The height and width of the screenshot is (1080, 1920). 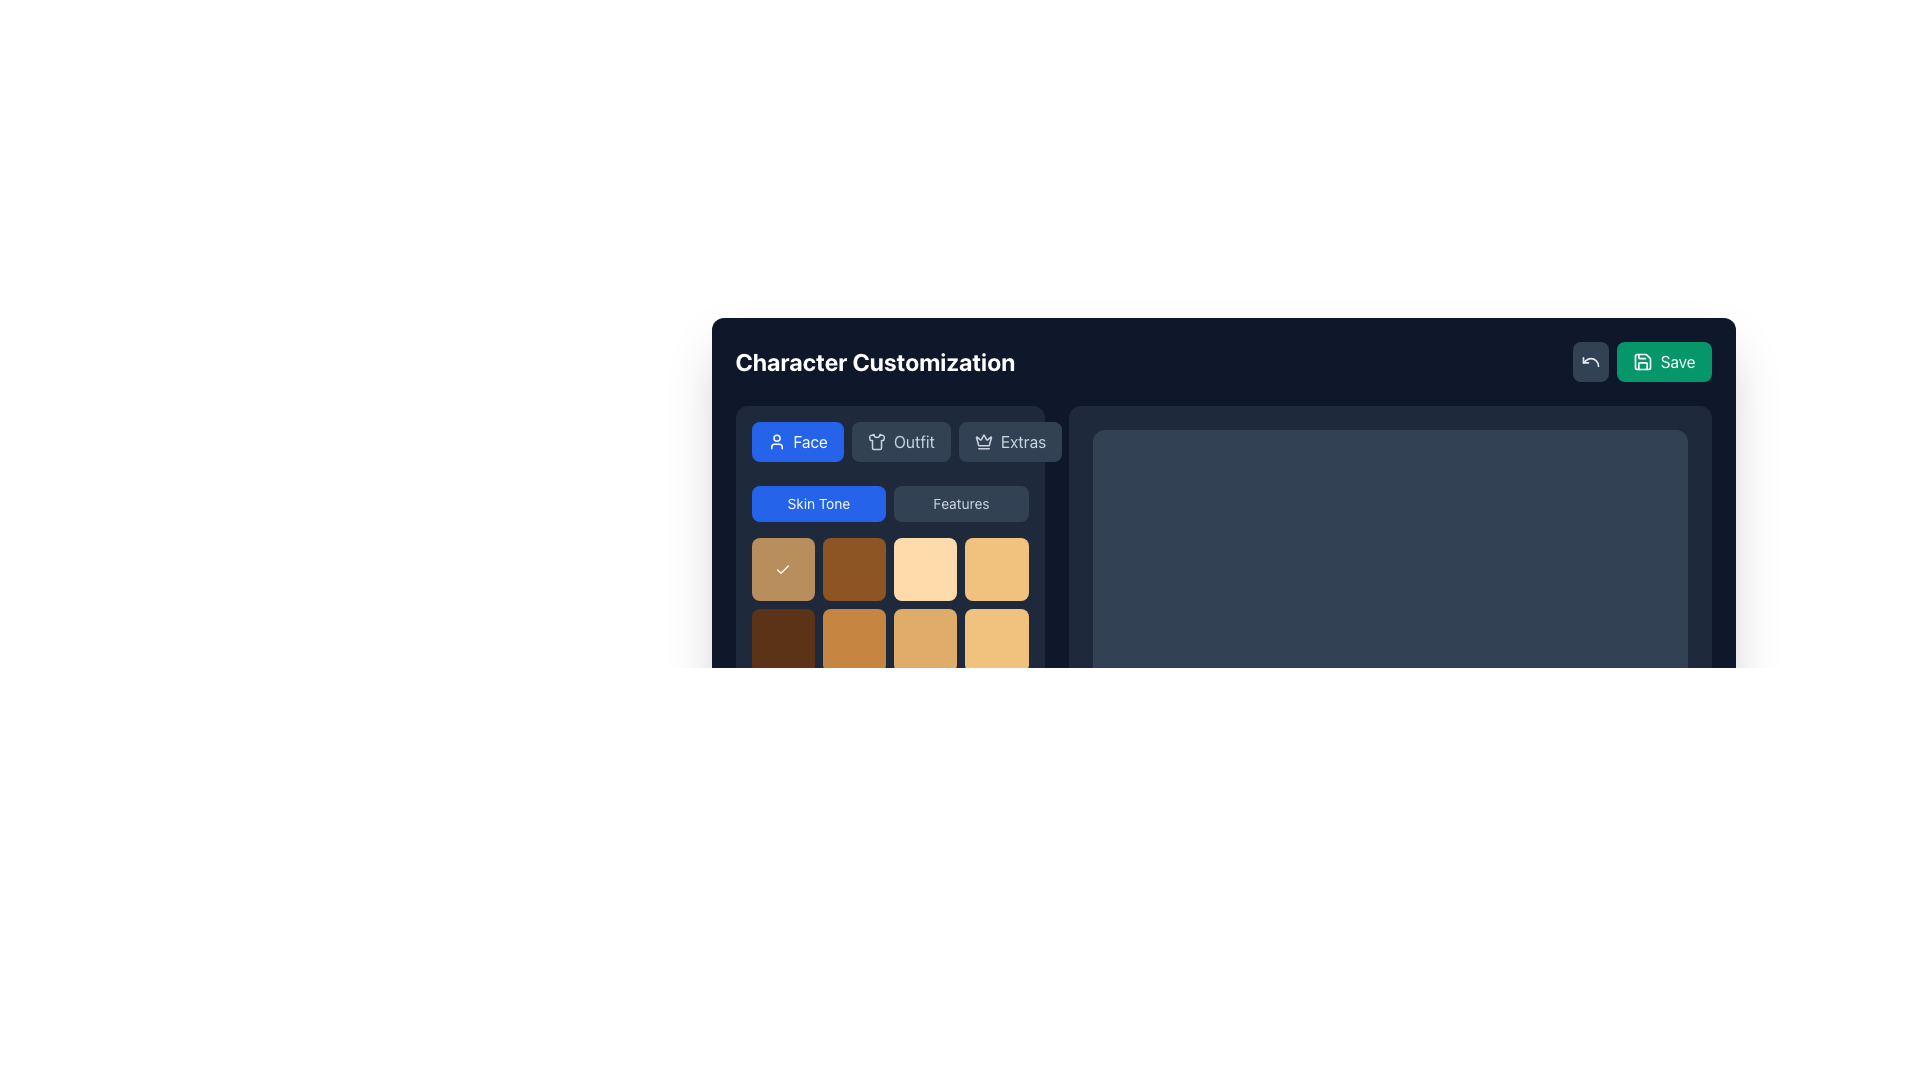 I want to click on a square, so click(x=889, y=611).